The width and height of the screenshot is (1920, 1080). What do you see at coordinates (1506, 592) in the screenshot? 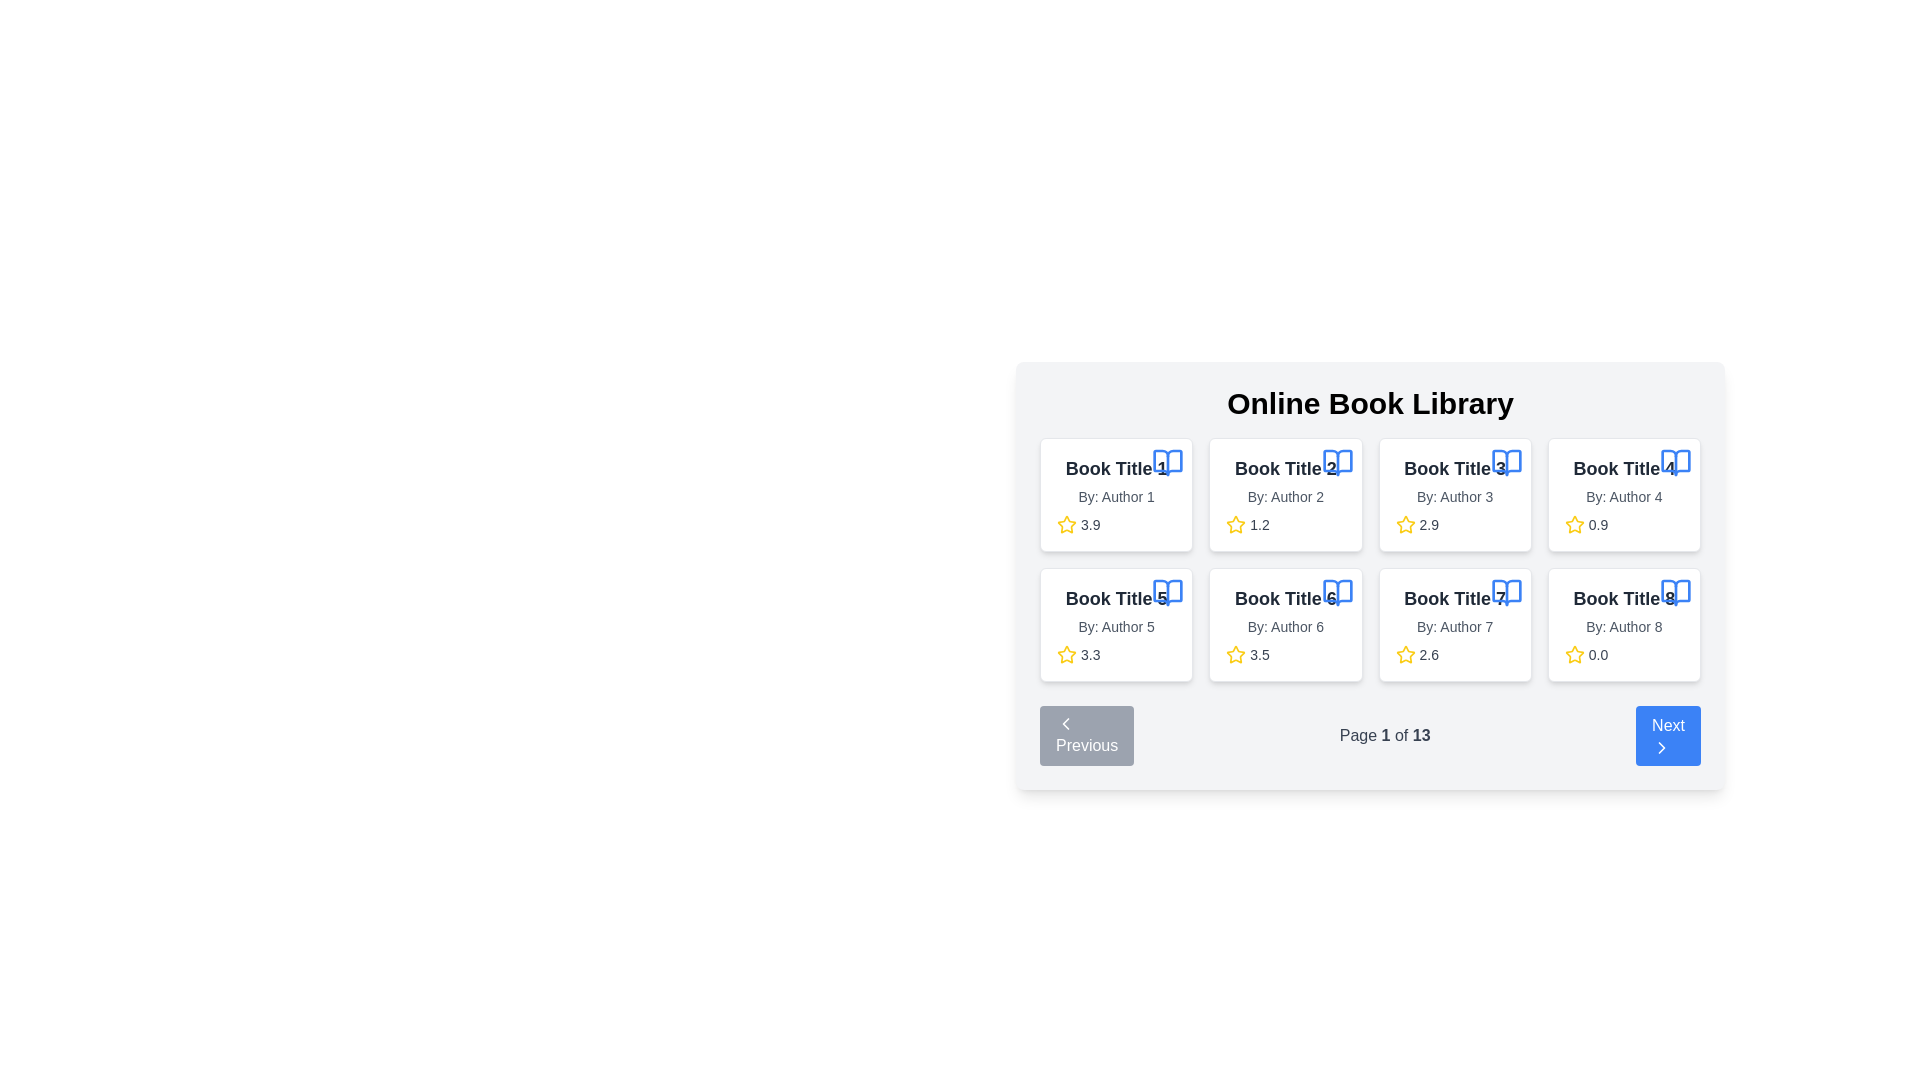
I see `the blue bookmark icon located in the top-right corner of the card for 'Book Title 7'` at bounding box center [1506, 592].